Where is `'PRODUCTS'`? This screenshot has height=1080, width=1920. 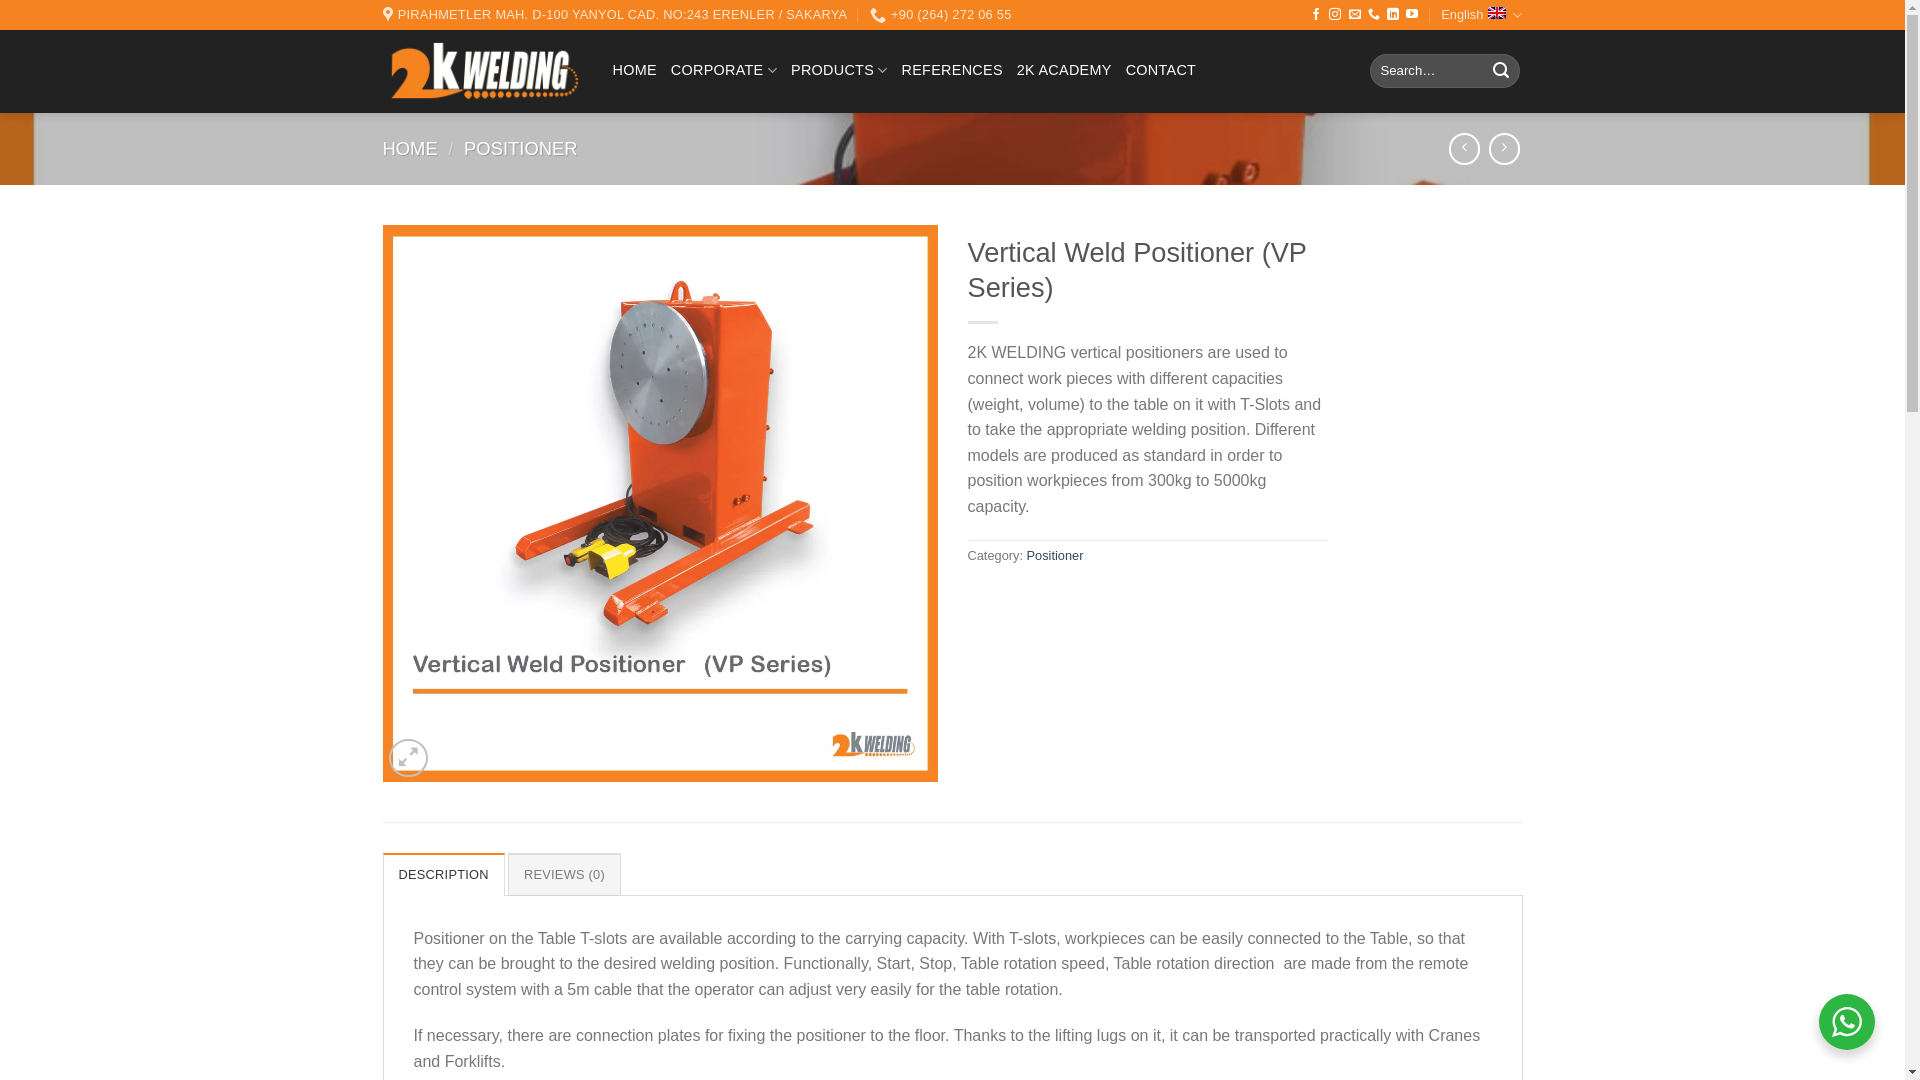
'PRODUCTS' is located at coordinates (839, 69).